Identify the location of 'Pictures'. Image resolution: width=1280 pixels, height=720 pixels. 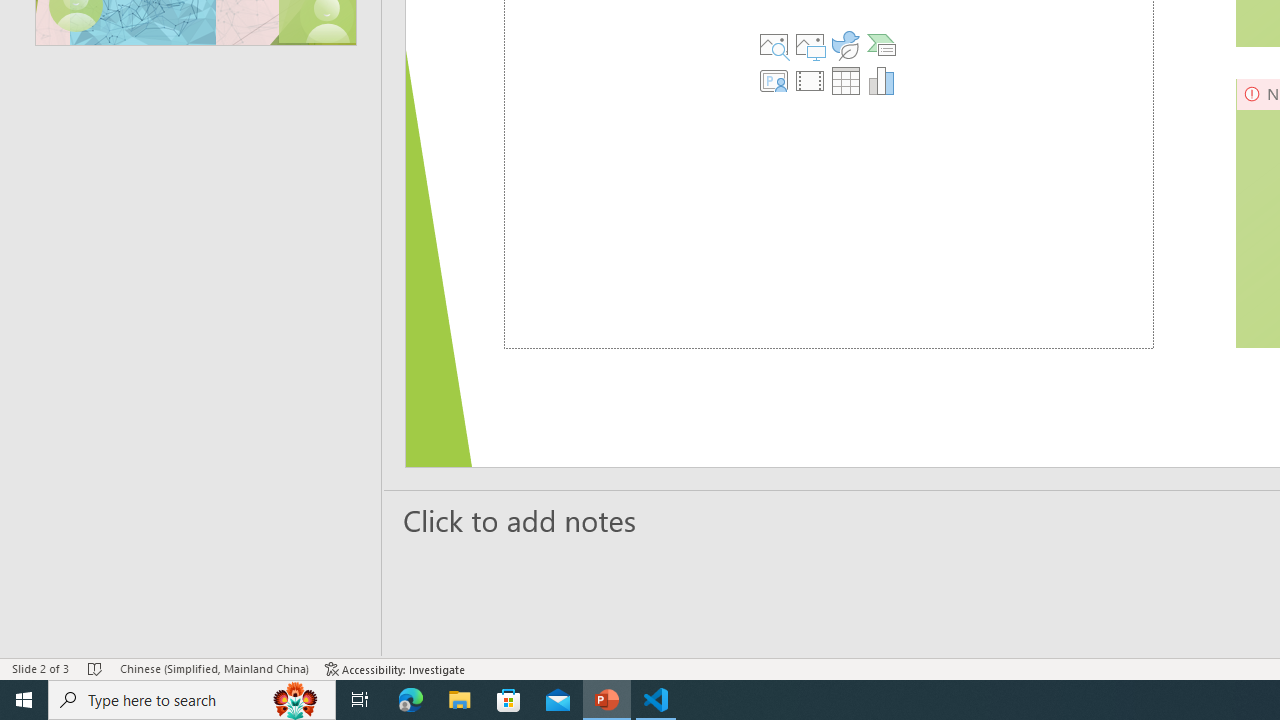
(809, 45).